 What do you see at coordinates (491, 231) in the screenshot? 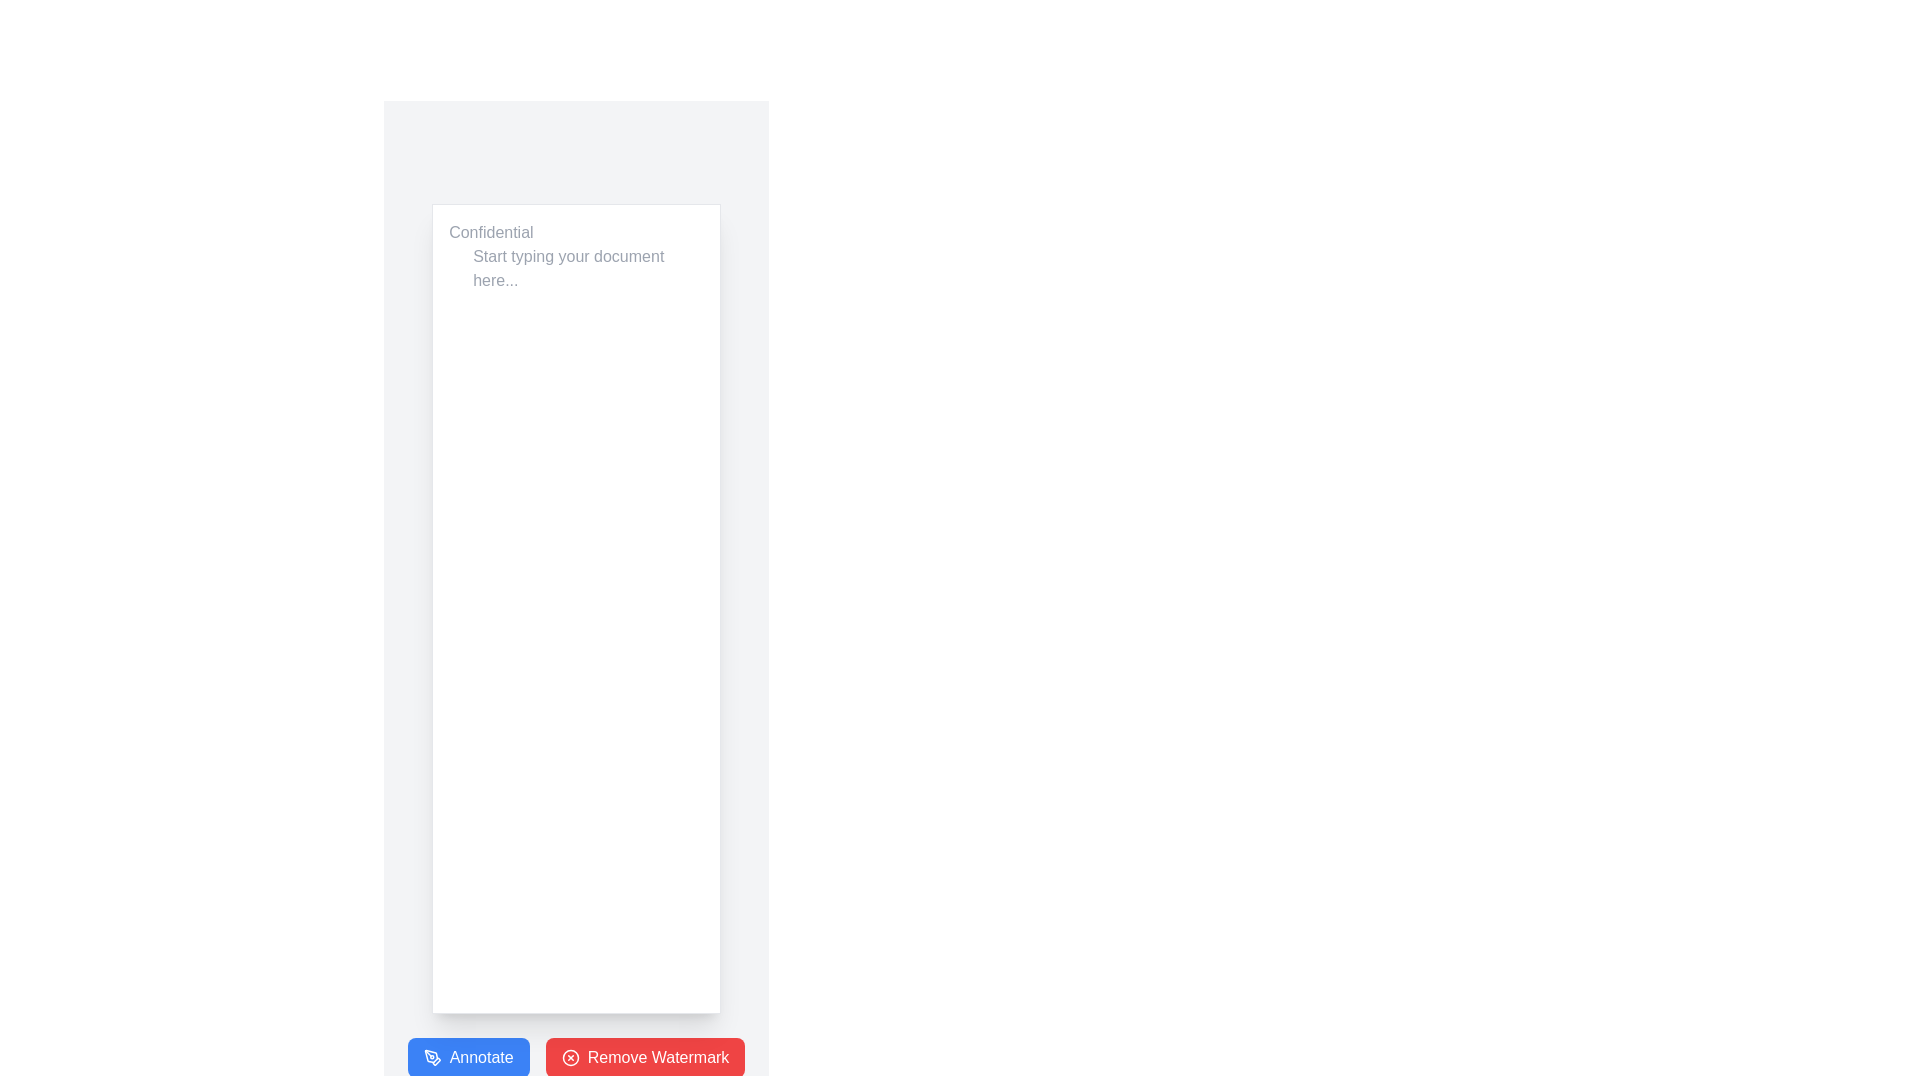
I see `the 'Confidential' text label, which is styled in light gray and located within a larger box component near the top-left corner` at bounding box center [491, 231].